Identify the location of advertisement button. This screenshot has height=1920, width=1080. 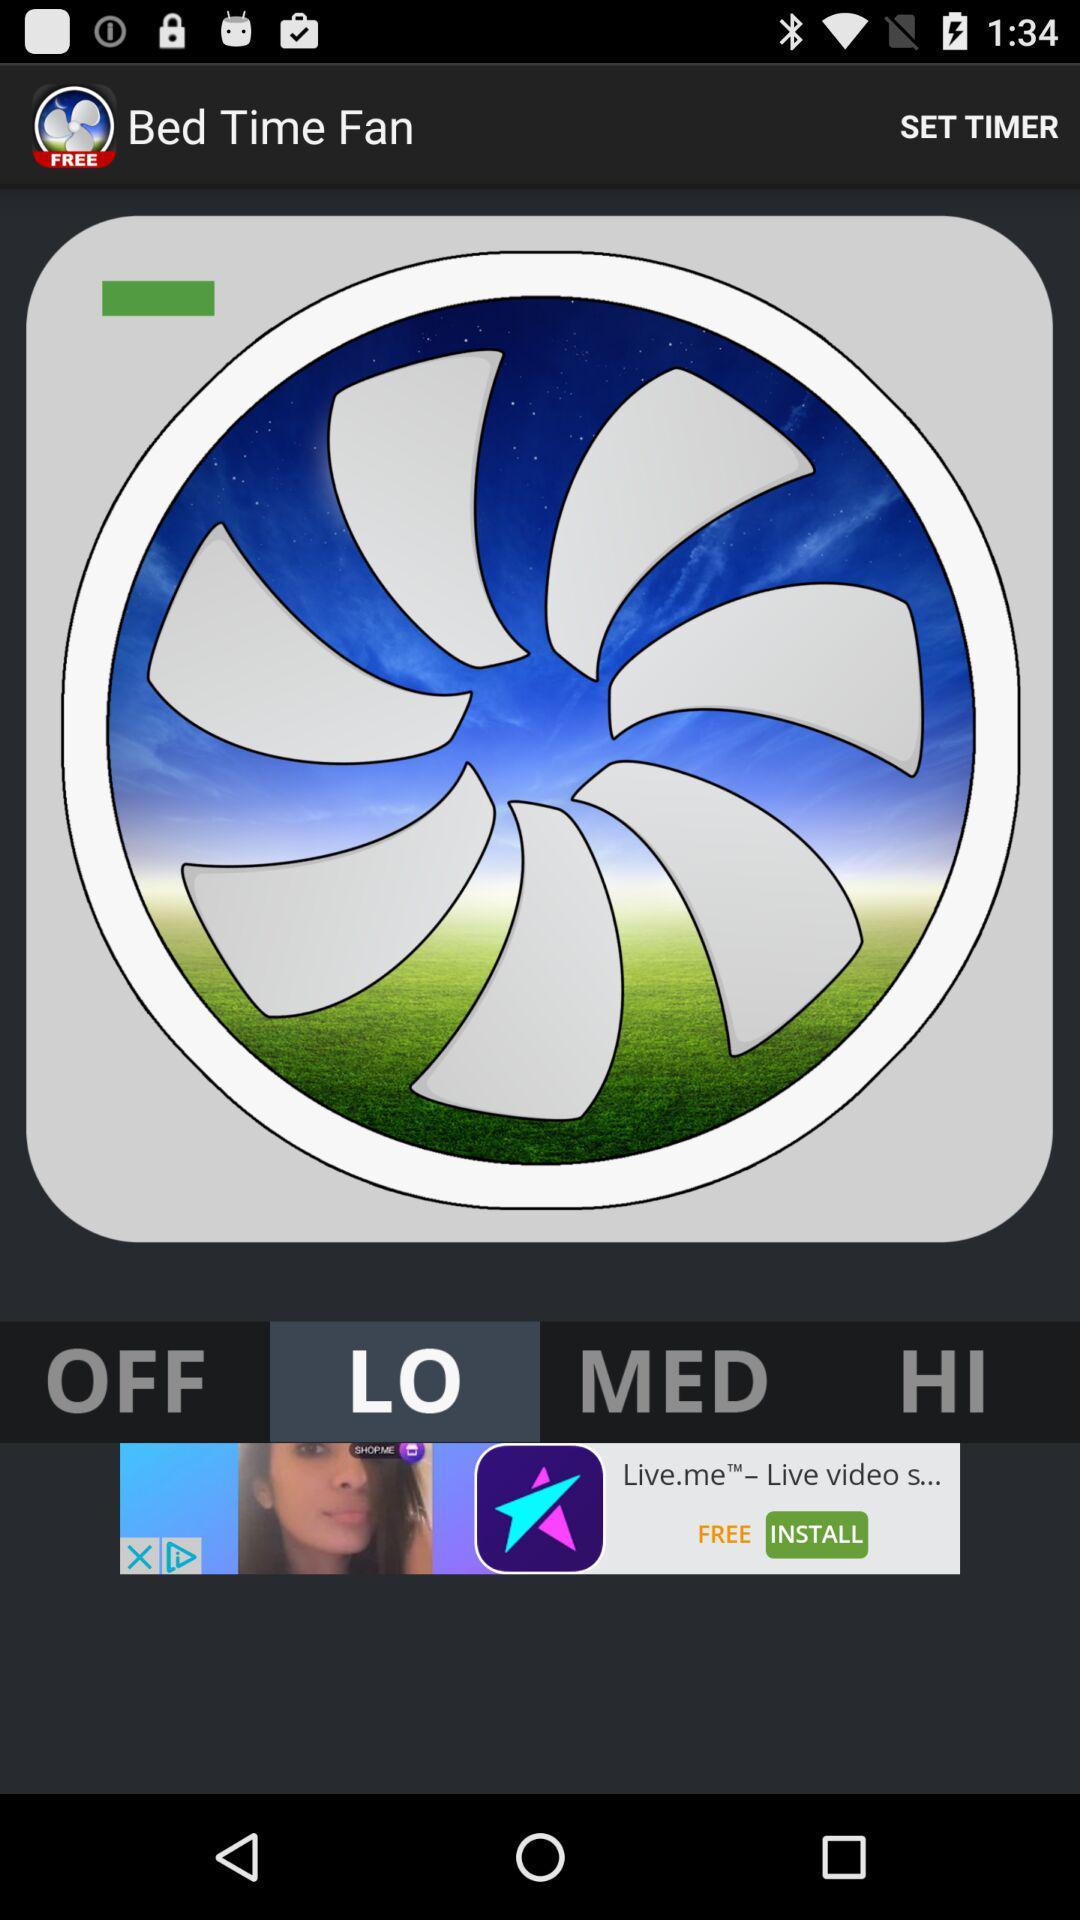
(540, 1508).